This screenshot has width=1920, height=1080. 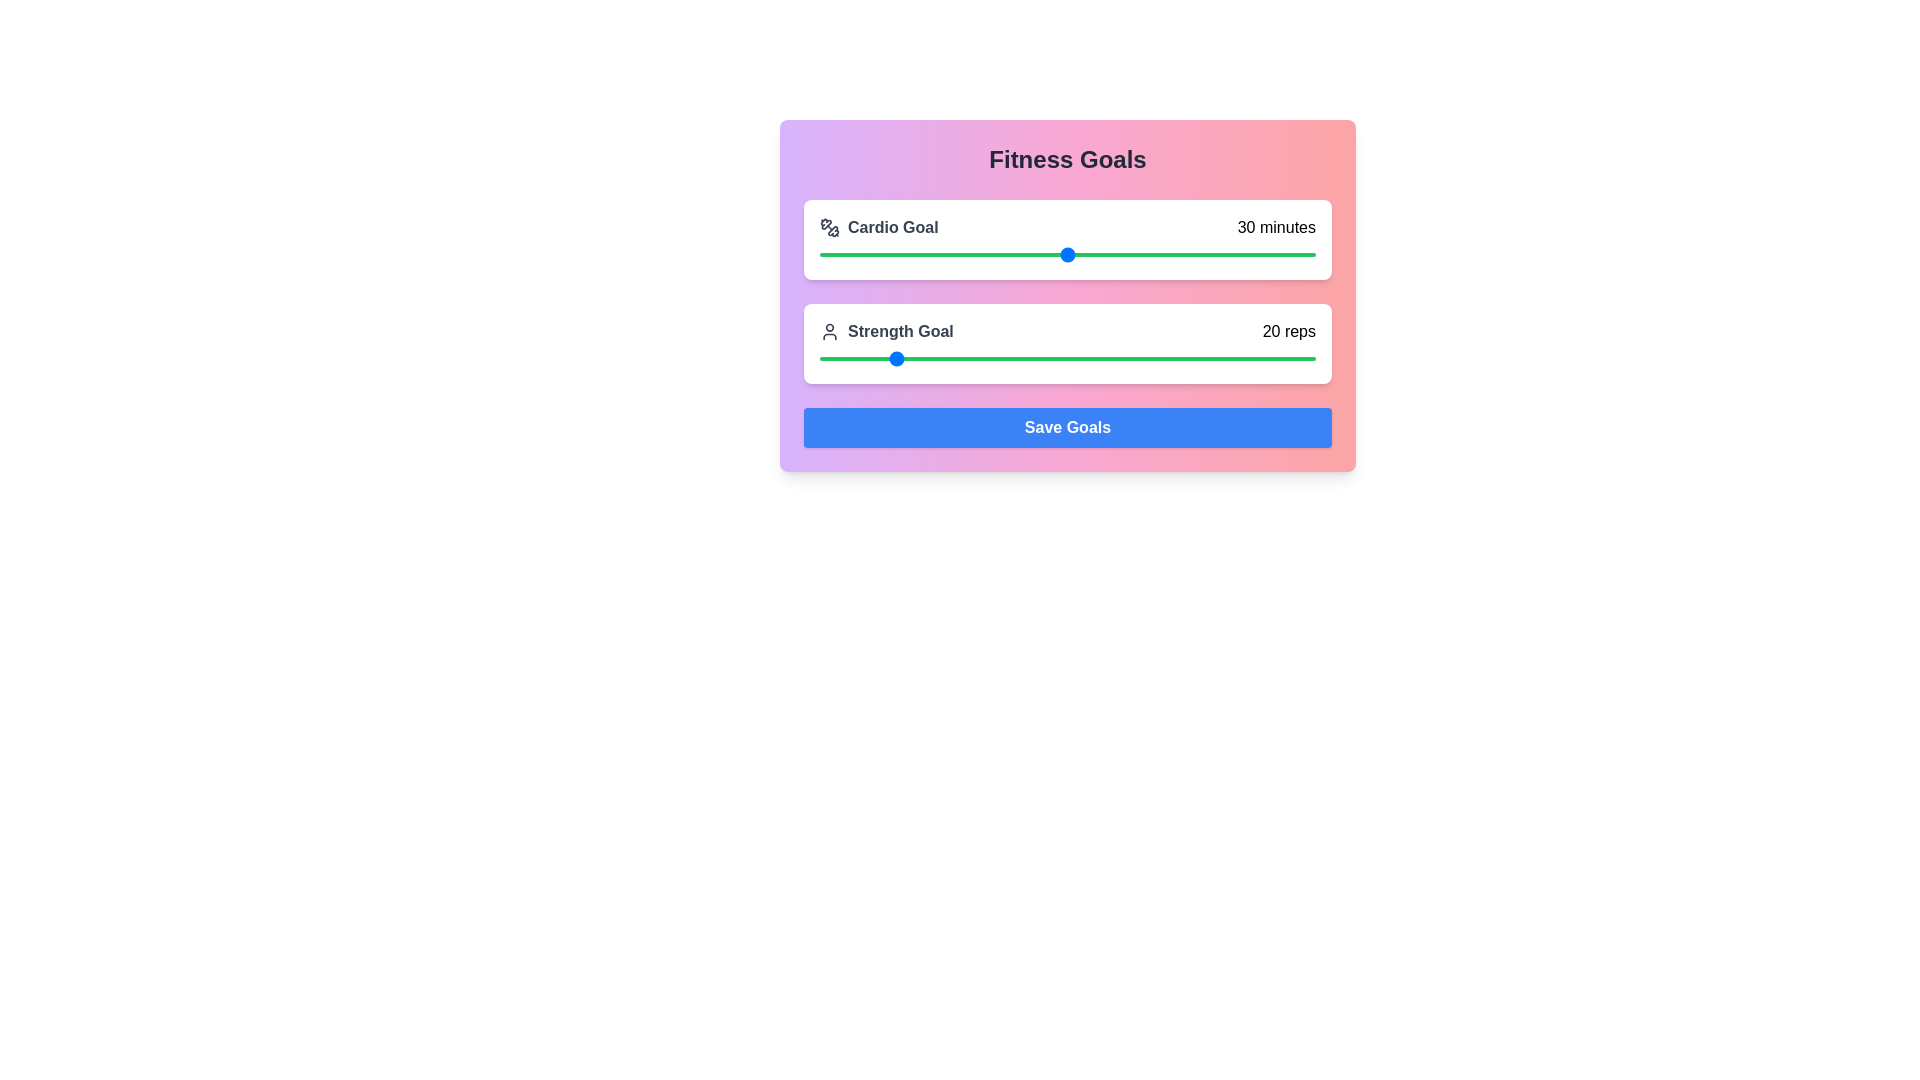 I want to click on the cardio goal, so click(x=1282, y=253).